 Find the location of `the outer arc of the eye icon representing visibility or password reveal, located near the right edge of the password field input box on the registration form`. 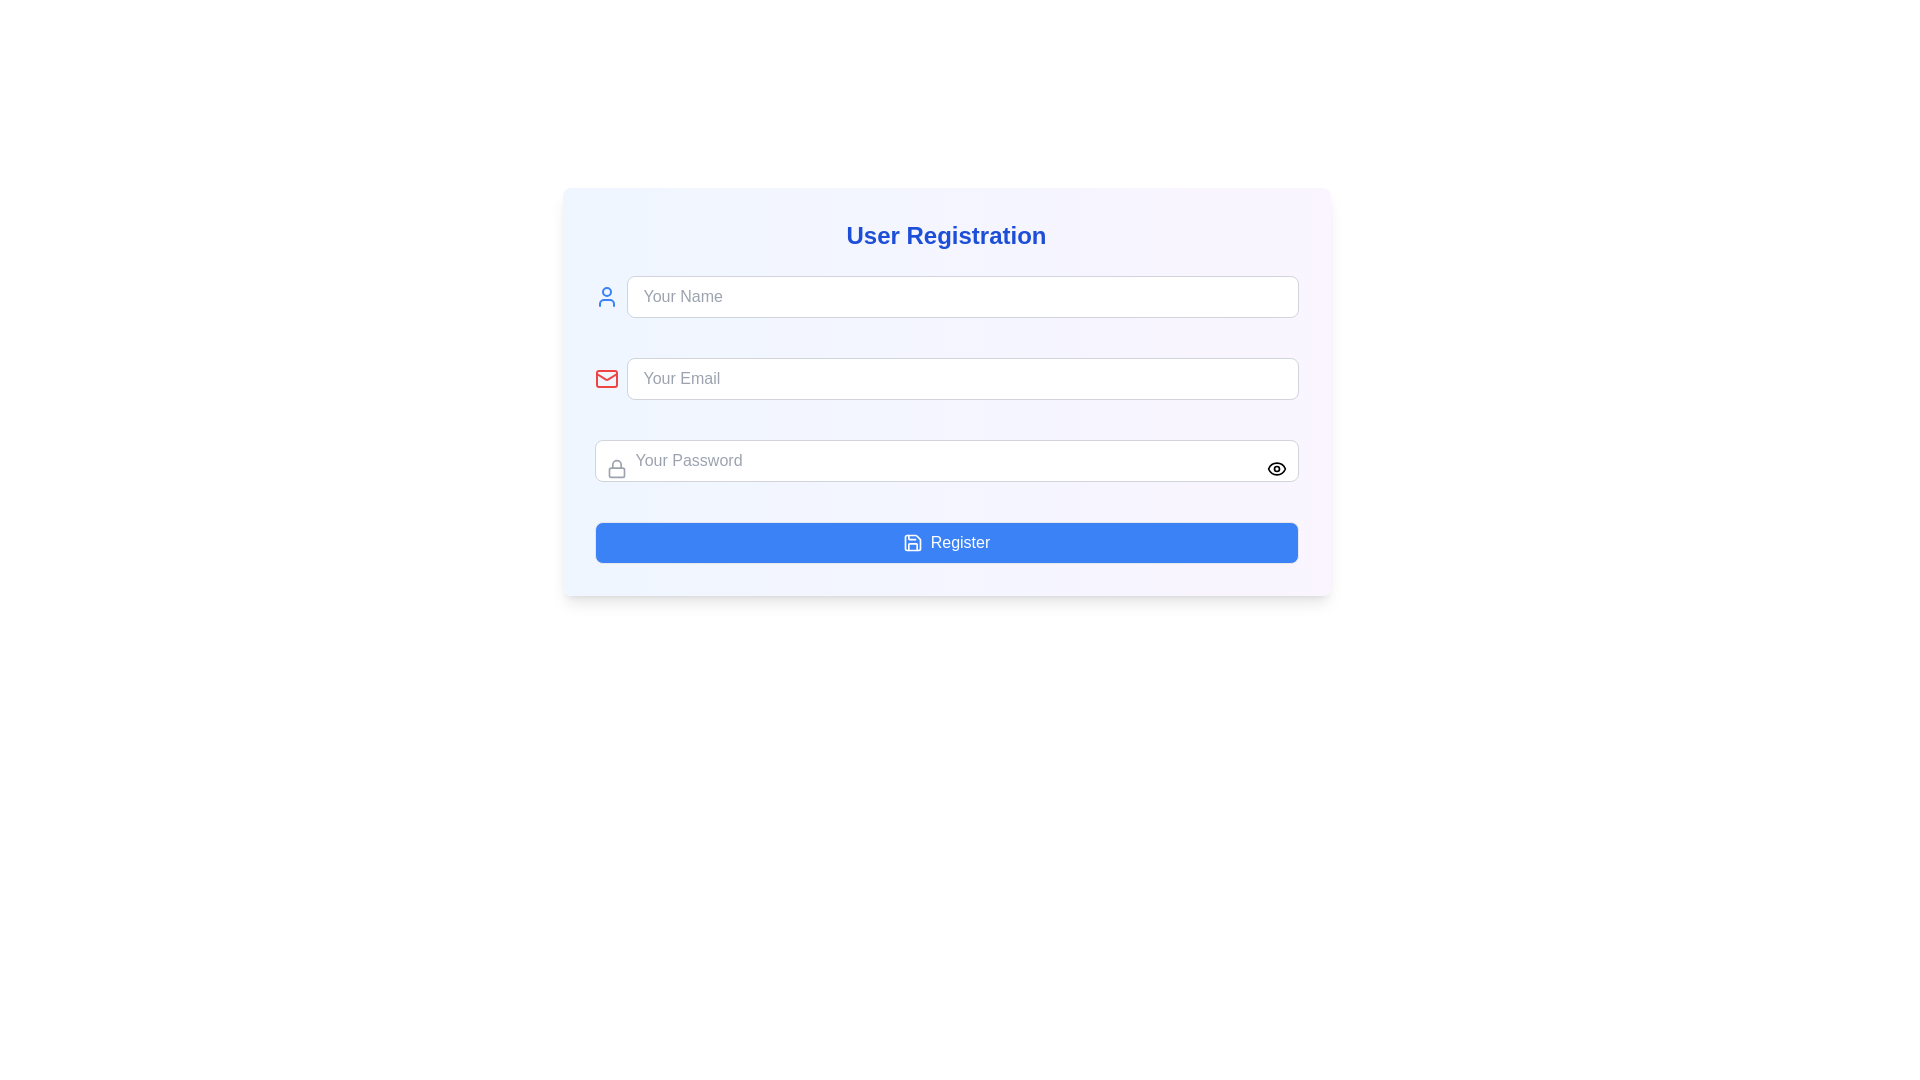

the outer arc of the eye icon representing visibility or password reveal, located near the right edge of the password field input box on the registration form is located at coordinates (1275, 469).